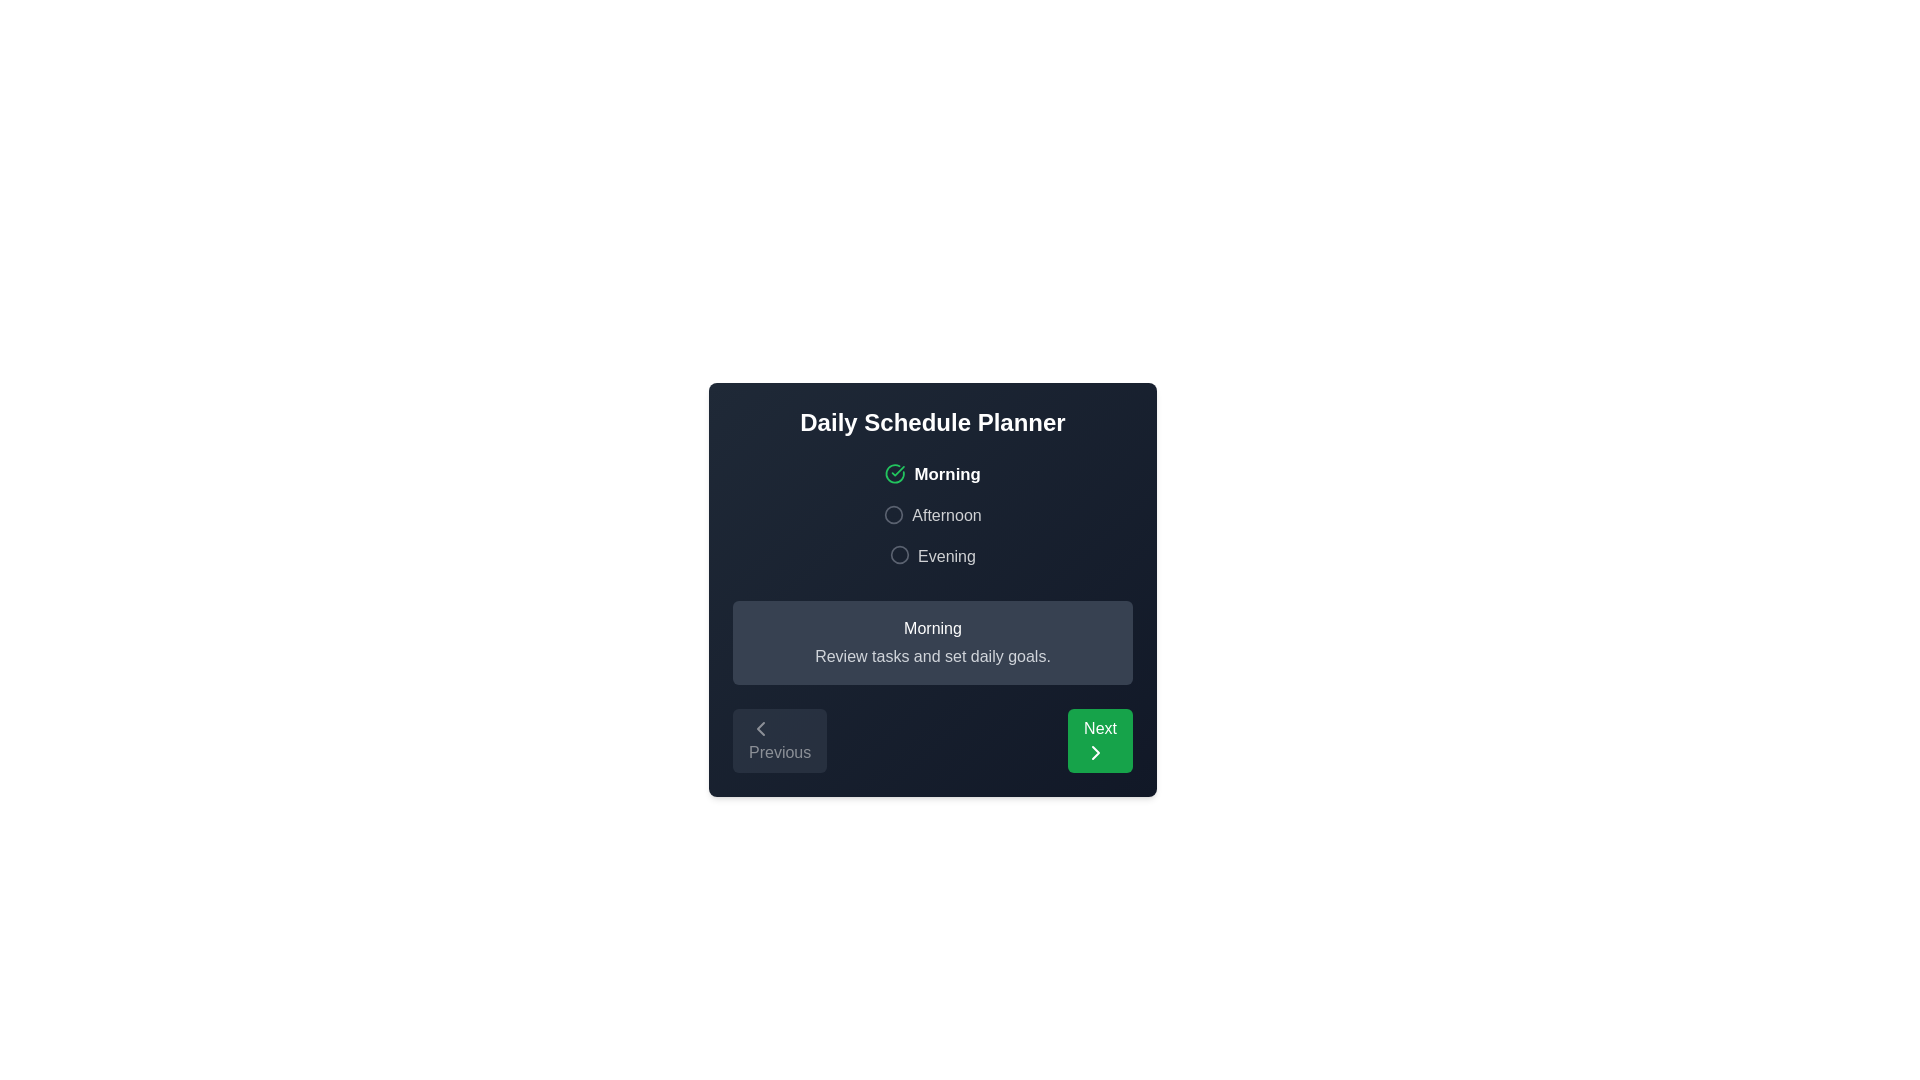 The width and height of the screenshot is (1920, 1080). Describe the element at coordinates (1095, 753) in the screenshot. I see `the rightward-facing chevron icon located on the far-right side of the green 'Next' button` at that location.